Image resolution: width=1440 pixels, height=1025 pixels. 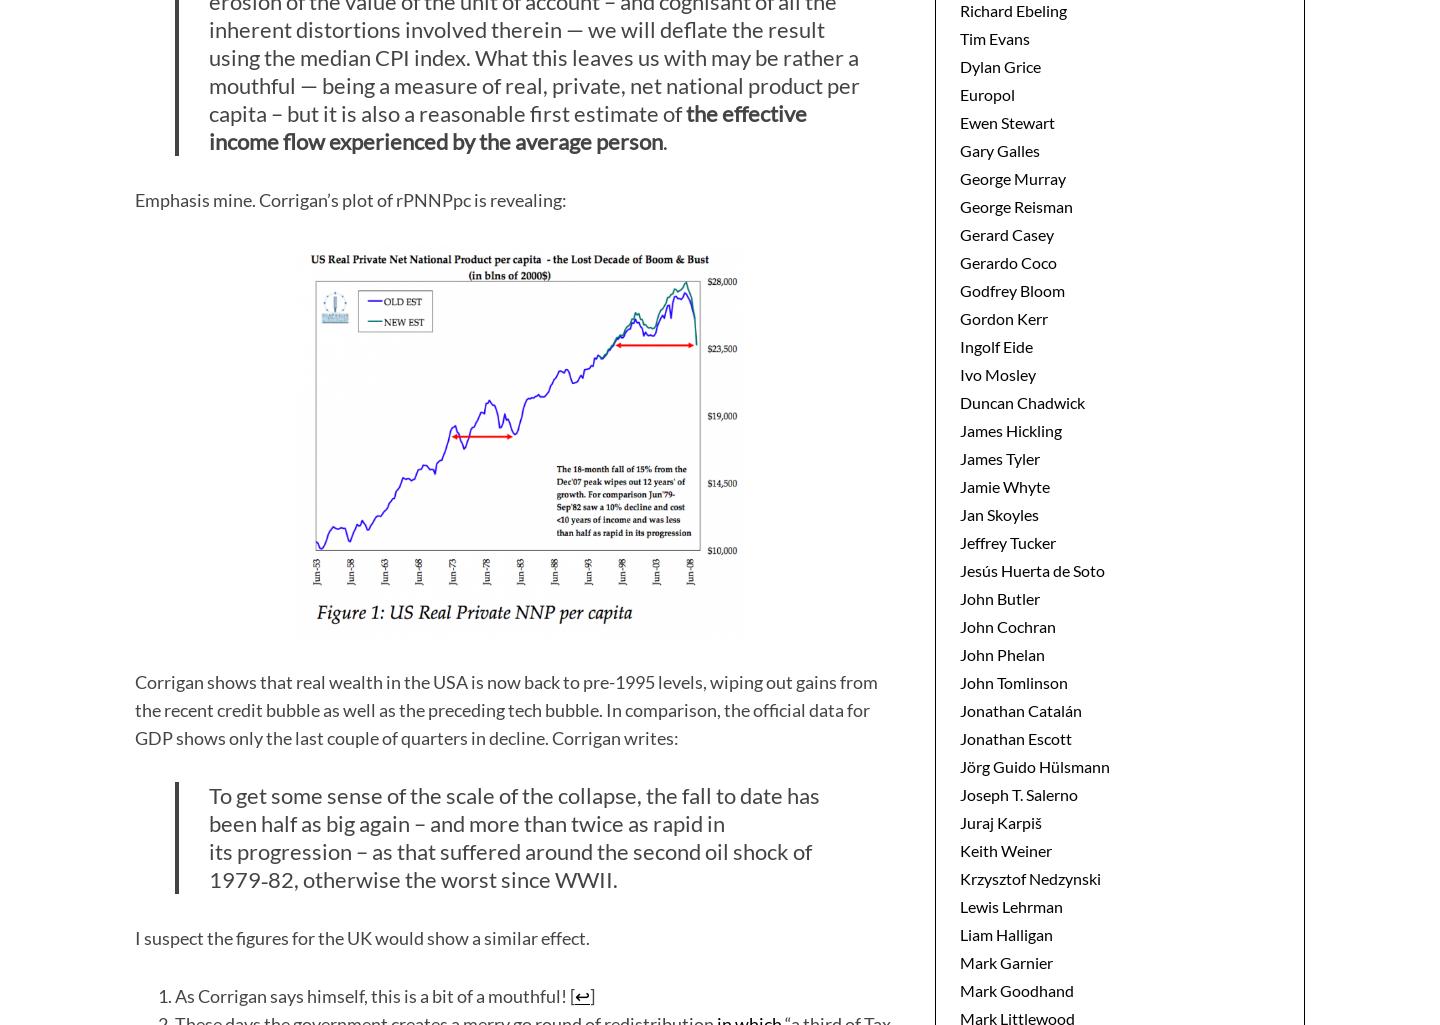 I want to click on 'Juraj Karpiš', so click(x=999, y=820).